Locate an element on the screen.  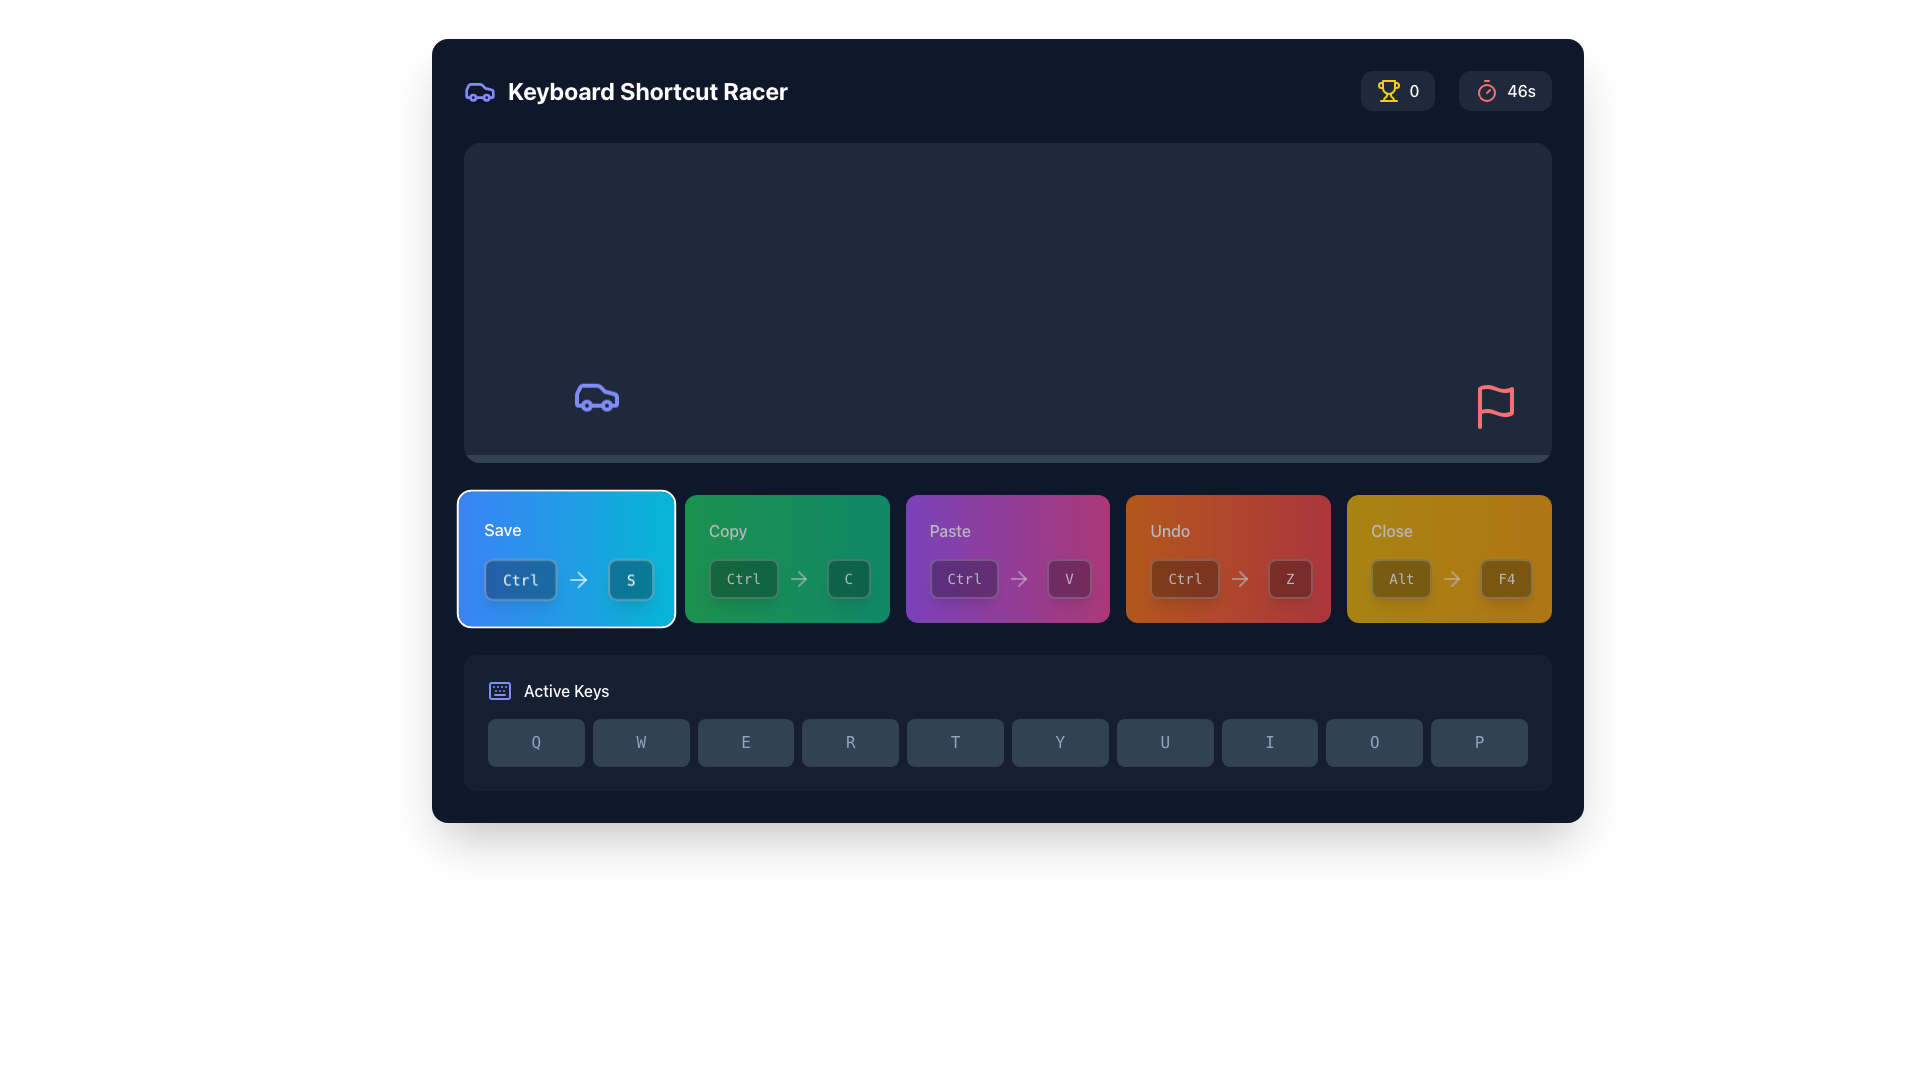
the 'Undo' button, which visually represents the keyboard shortcut 'Ctrl + Z' is located at coordinates (1227, 578).